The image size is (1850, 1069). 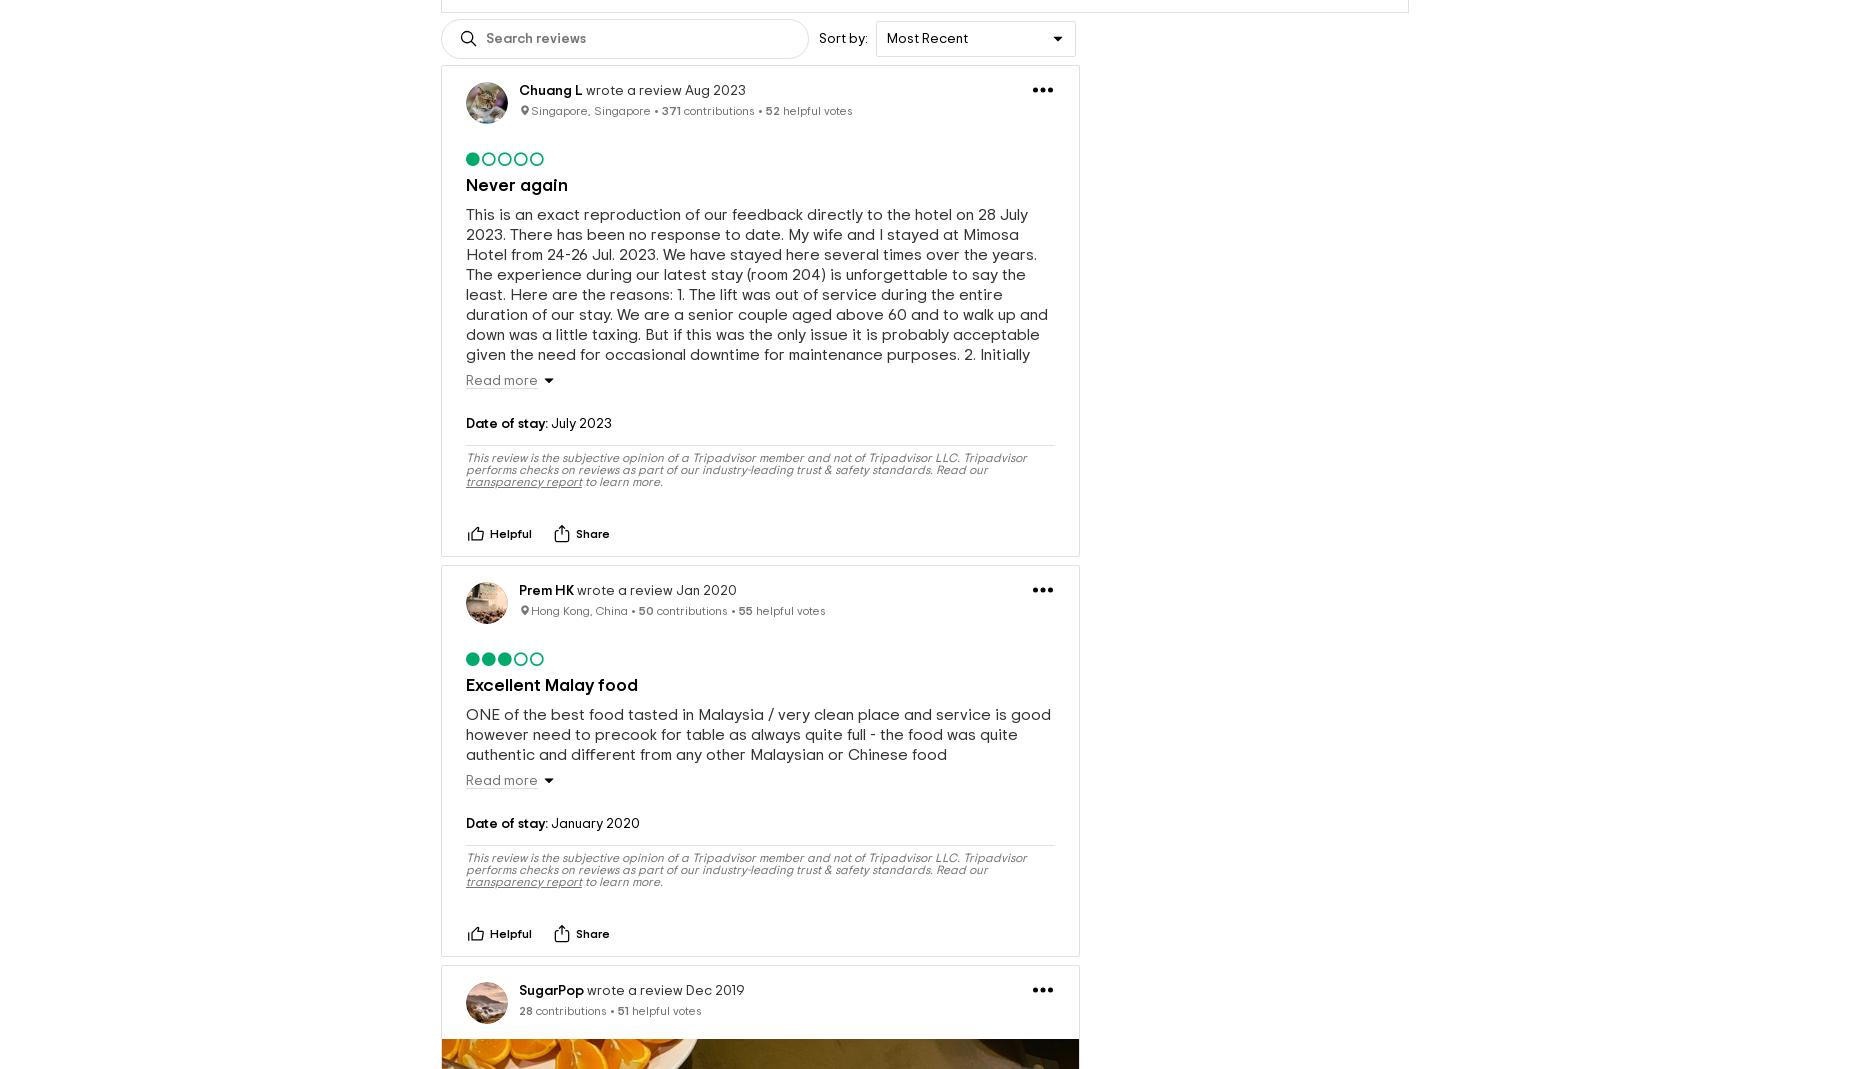 I want to click on 'July 2023', so click(x=579, y=423).